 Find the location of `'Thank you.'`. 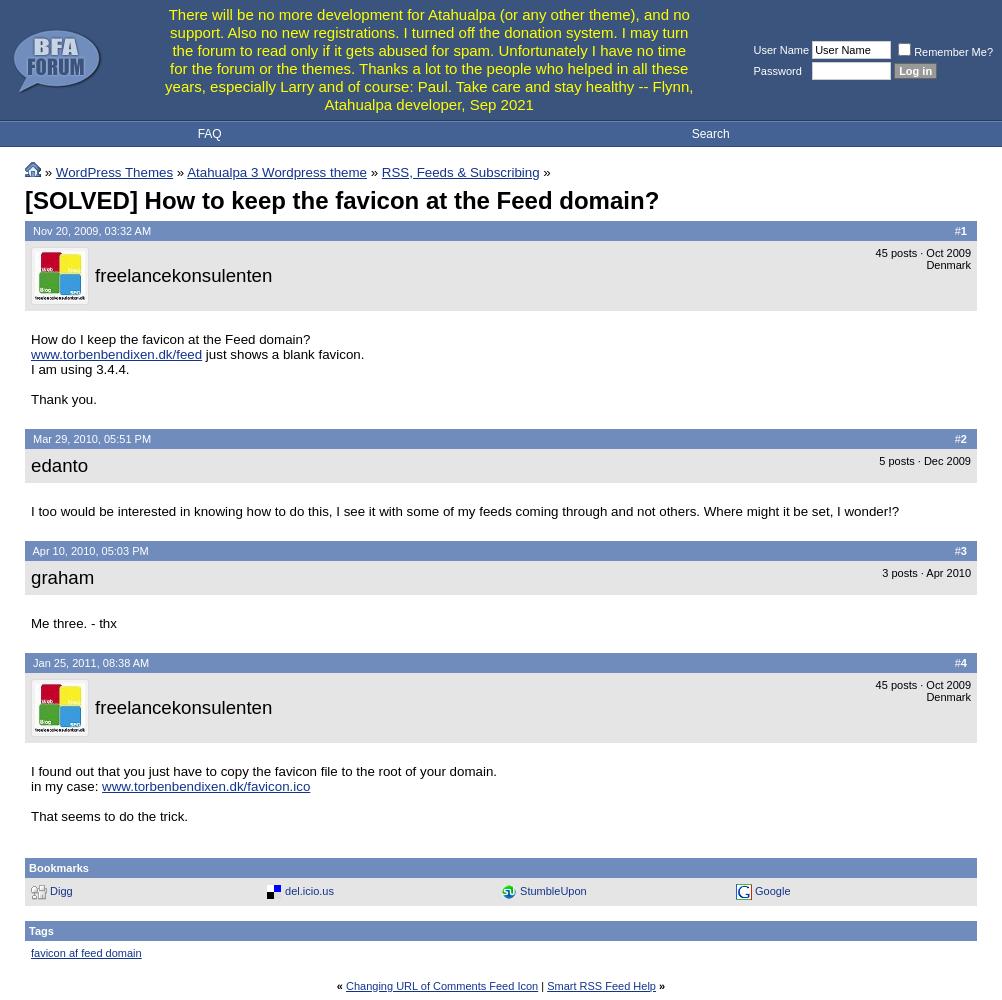

'Thank you.' is located at coordinates (63, 398).